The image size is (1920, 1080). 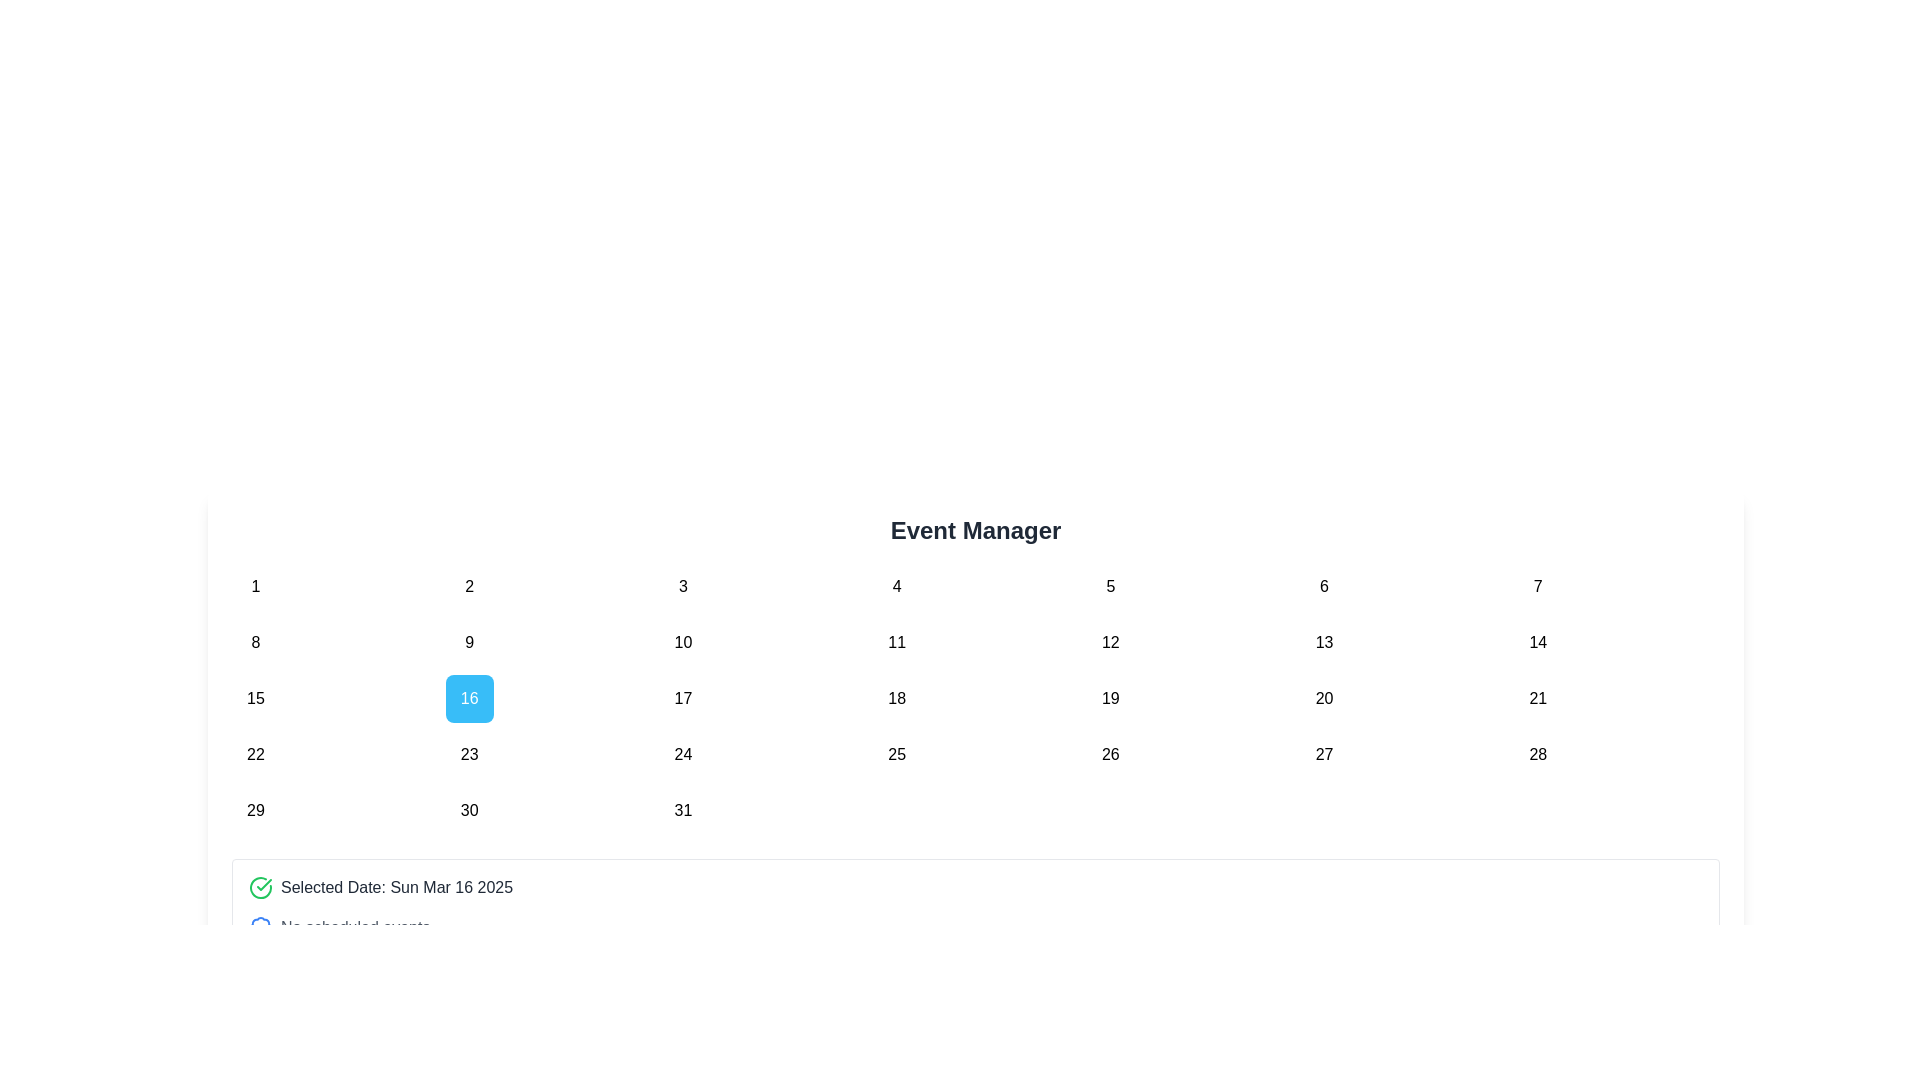 What do you see at coordinates (468, 810) in the screenshot?
I see `the date selection button for '30' in the calendar interface` at bounding box center [468, 810].